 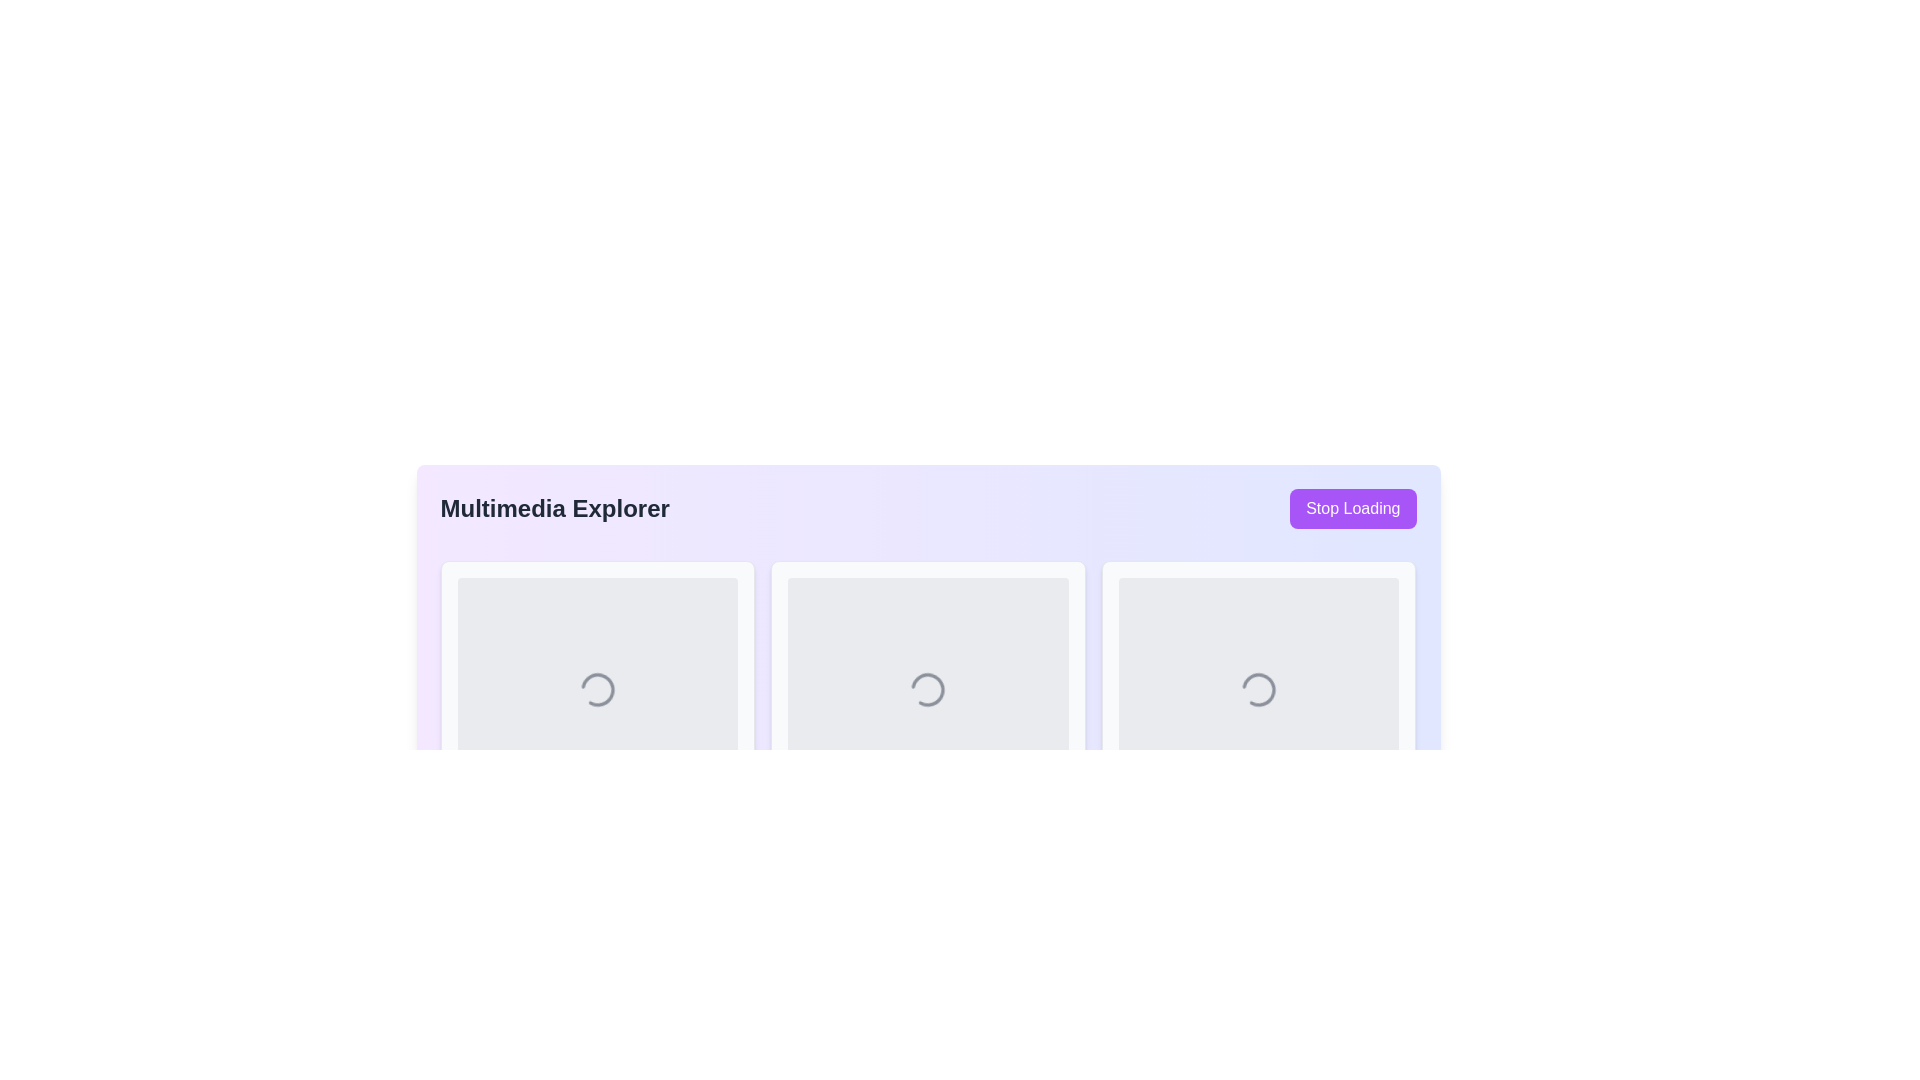 What do you see at coordinates (1258, 689) in the screenshot?
I see `the Loader icon, which visually indicates that a process is ongoing and is centrally located in the rightmost rectangular frame of the interface` at bounding box center [1258, 689].